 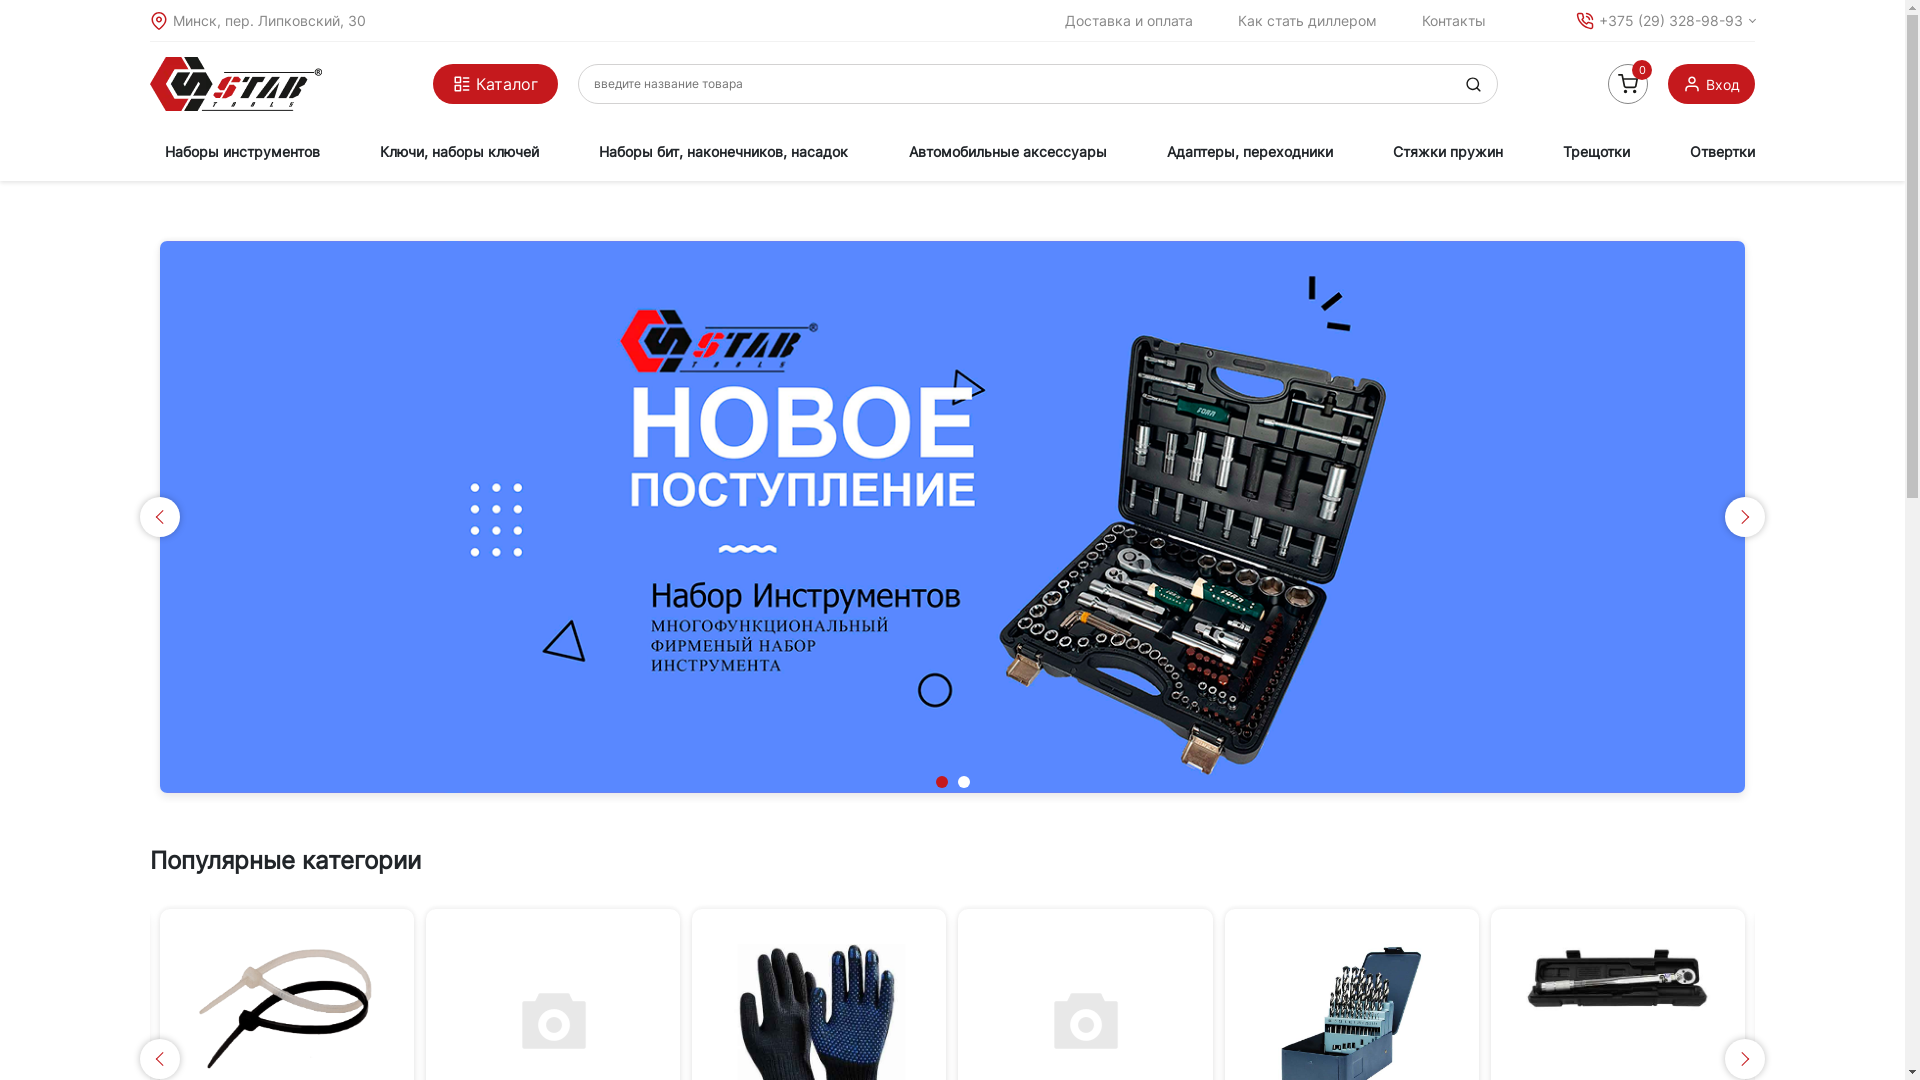 I want to click on '0', so click(x=1608, y=83).